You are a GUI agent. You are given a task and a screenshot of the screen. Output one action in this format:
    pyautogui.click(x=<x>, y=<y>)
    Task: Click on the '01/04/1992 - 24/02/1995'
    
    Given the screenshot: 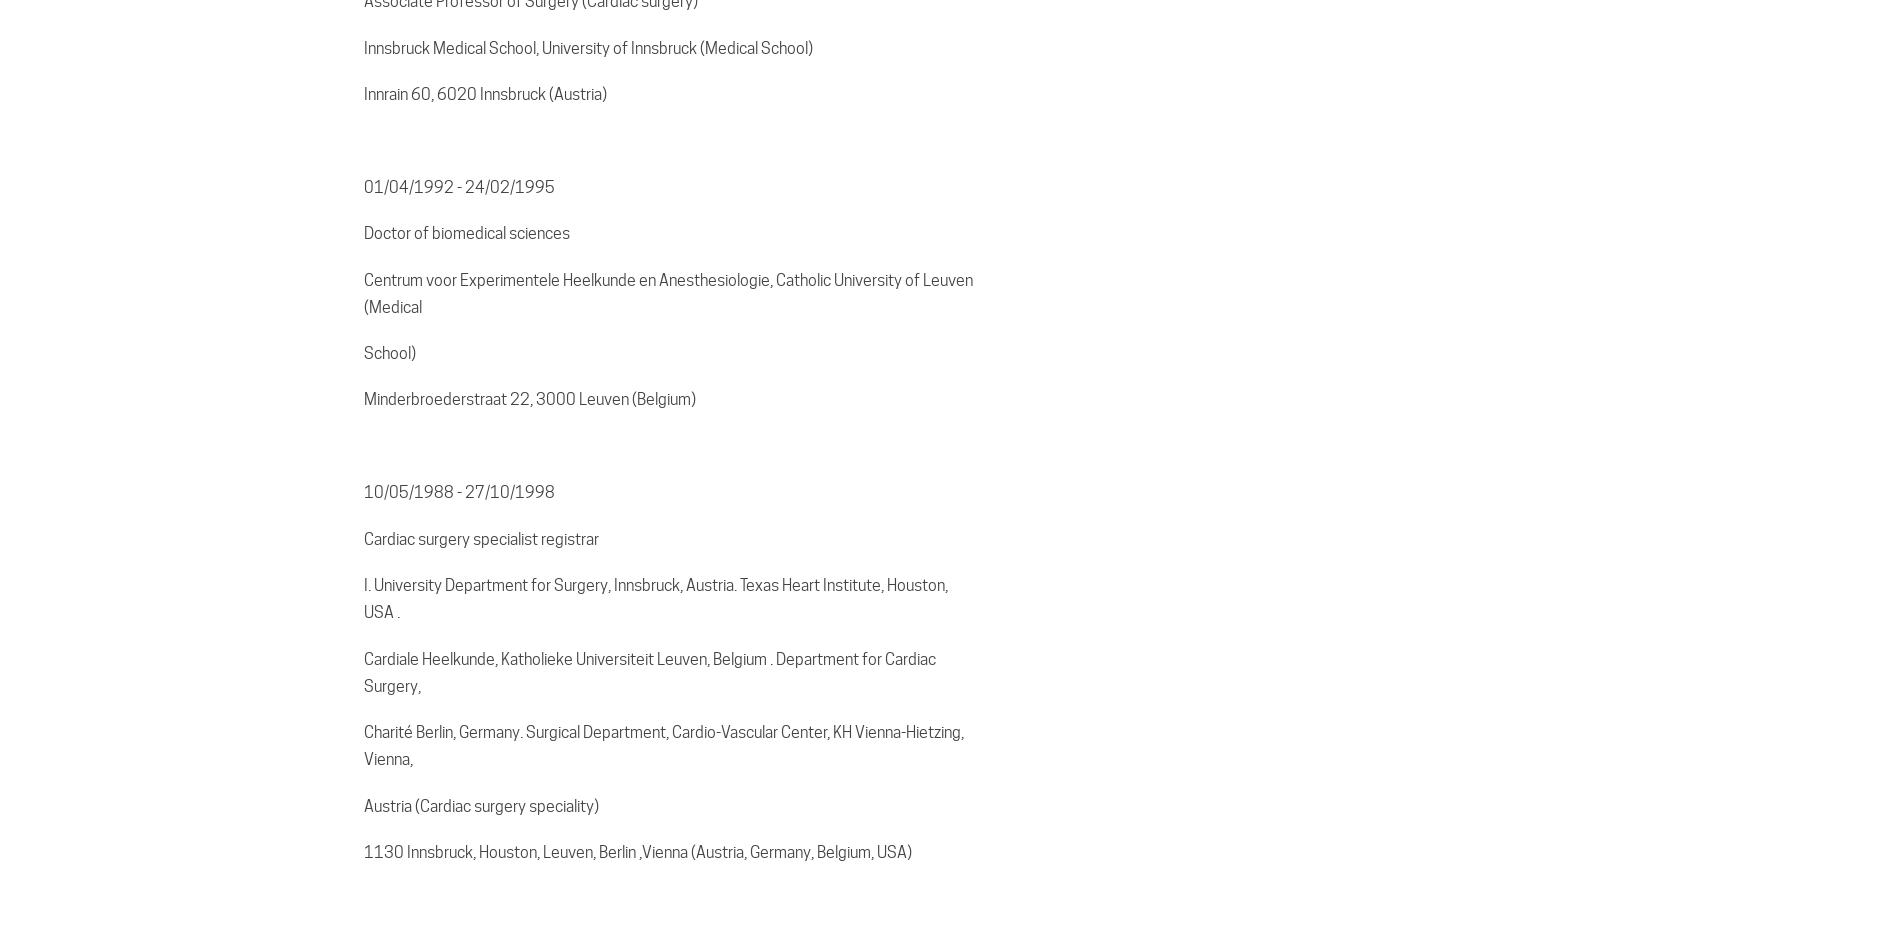 What is the action you would take?
    pyautogui.click(x=458, y=186)
    